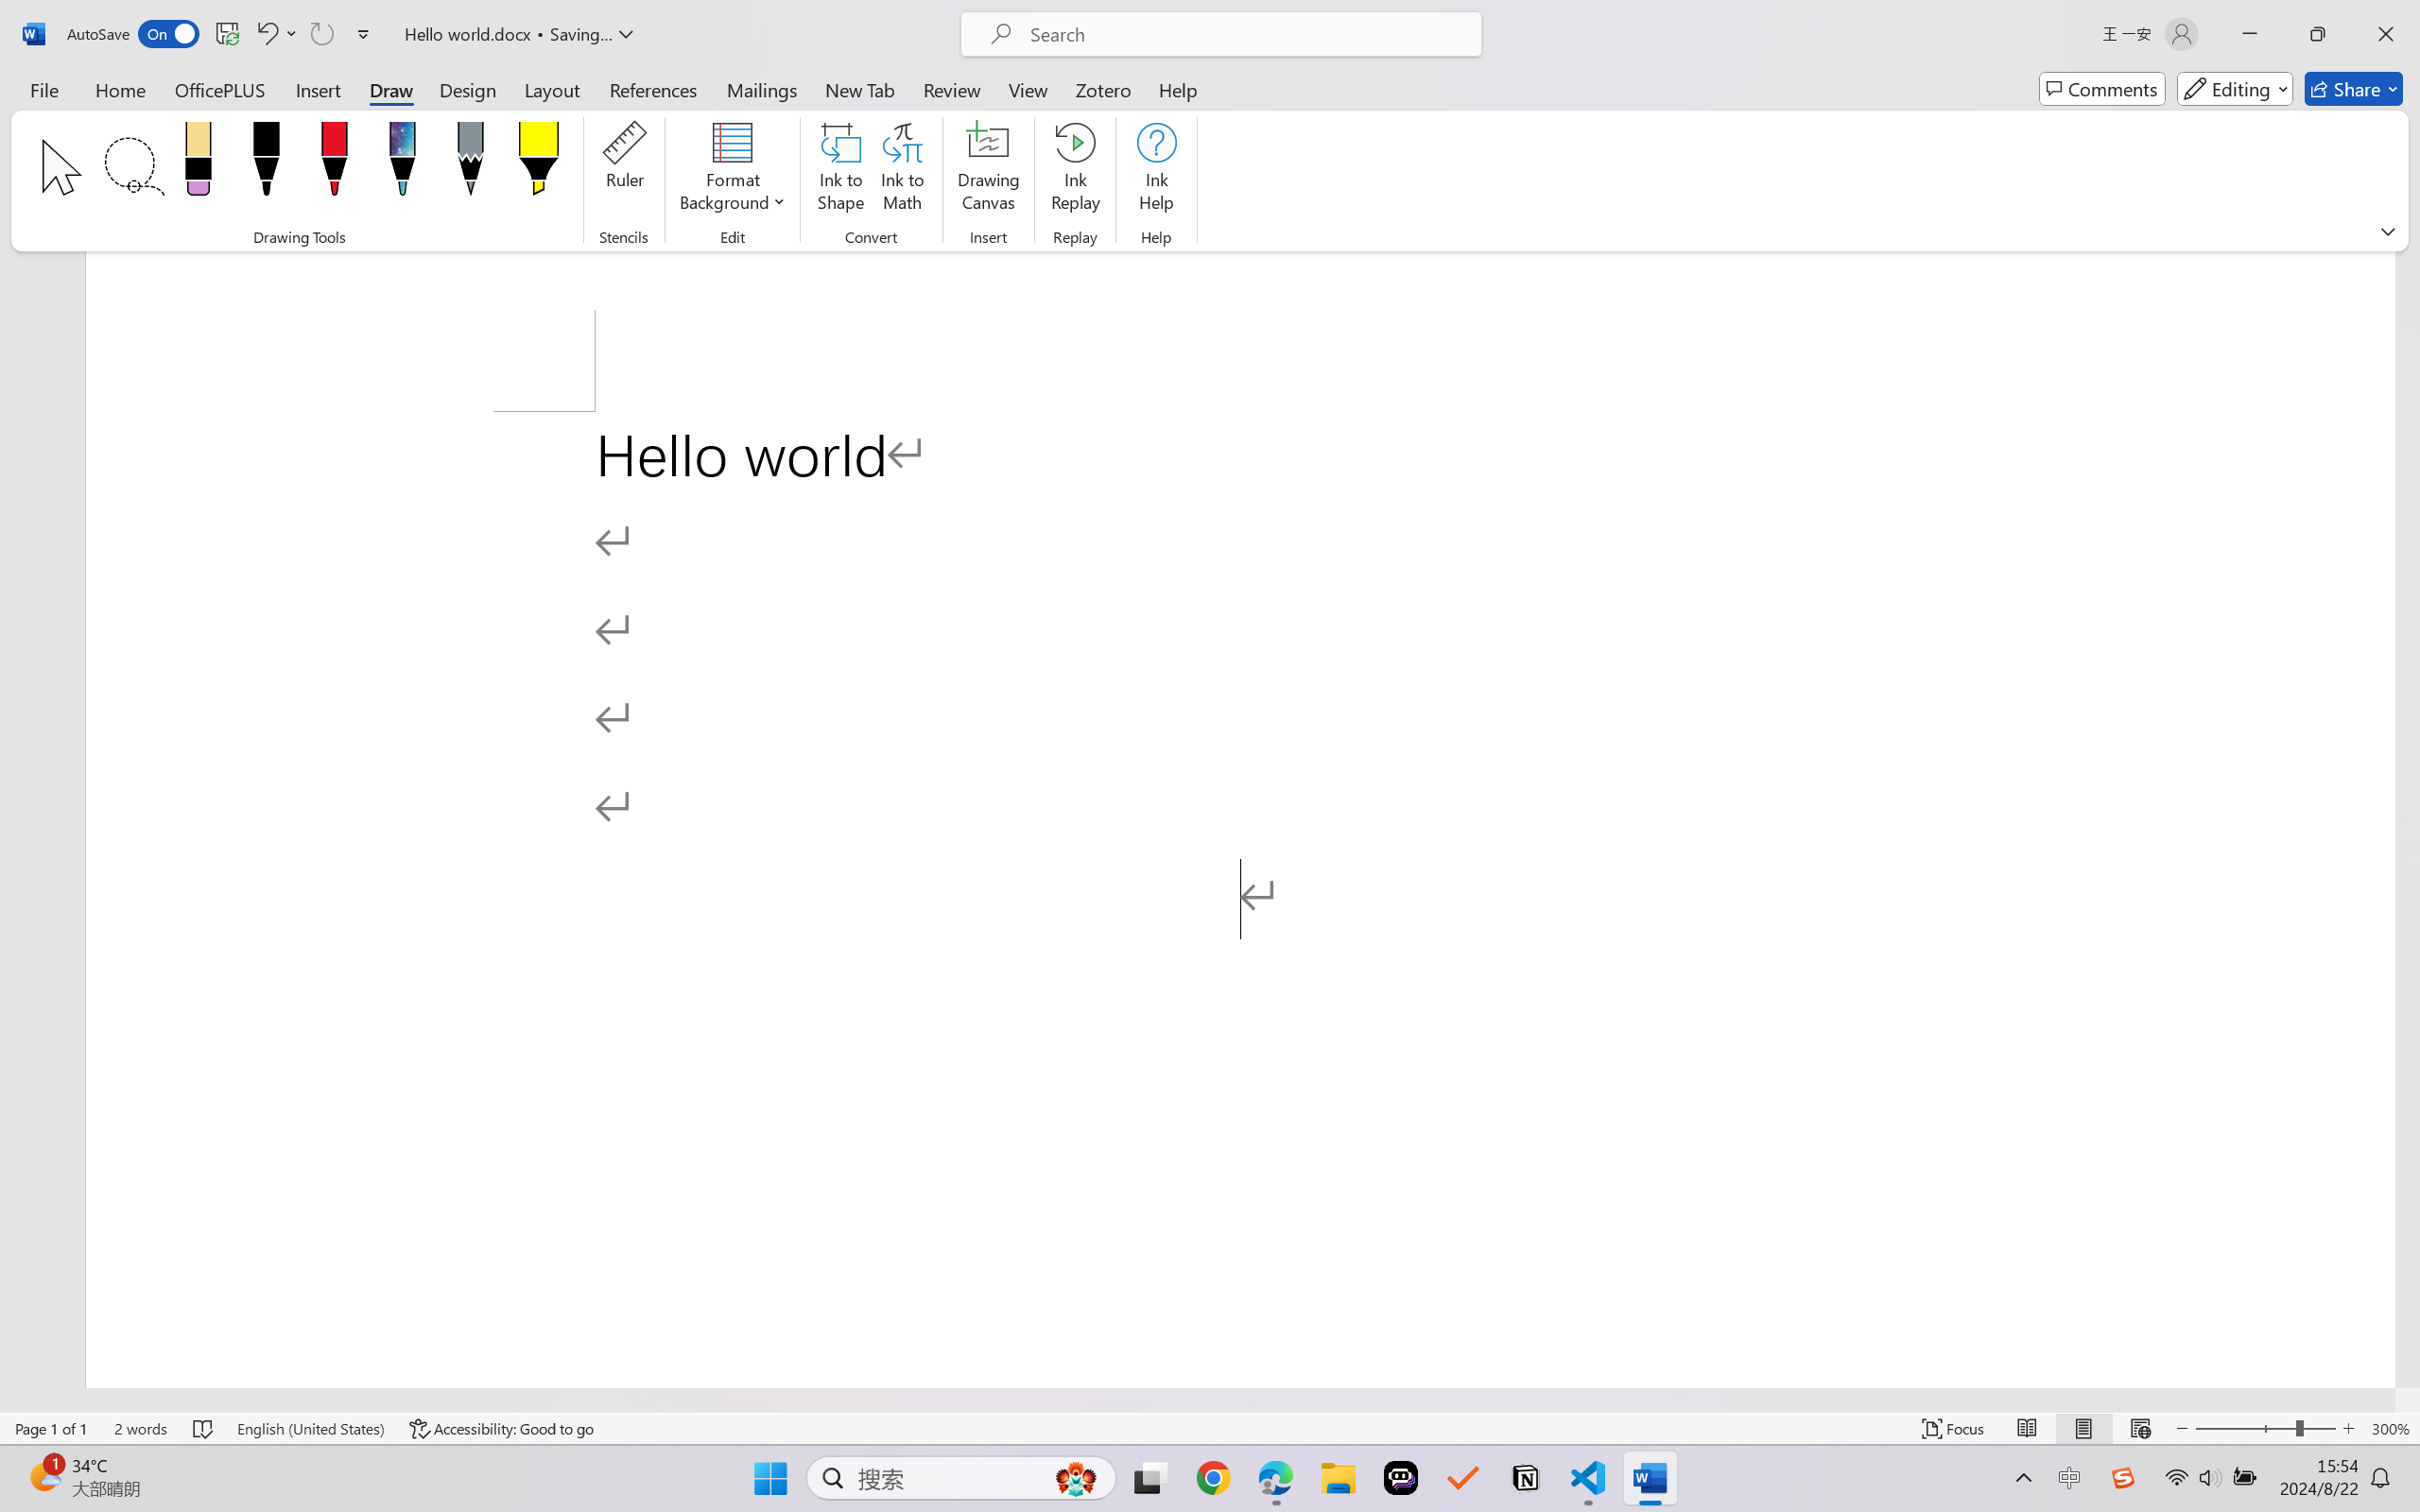 The width and height of the screenshot is (2420, 1512). I want to click on 'AutoSave', so click(133, 33).